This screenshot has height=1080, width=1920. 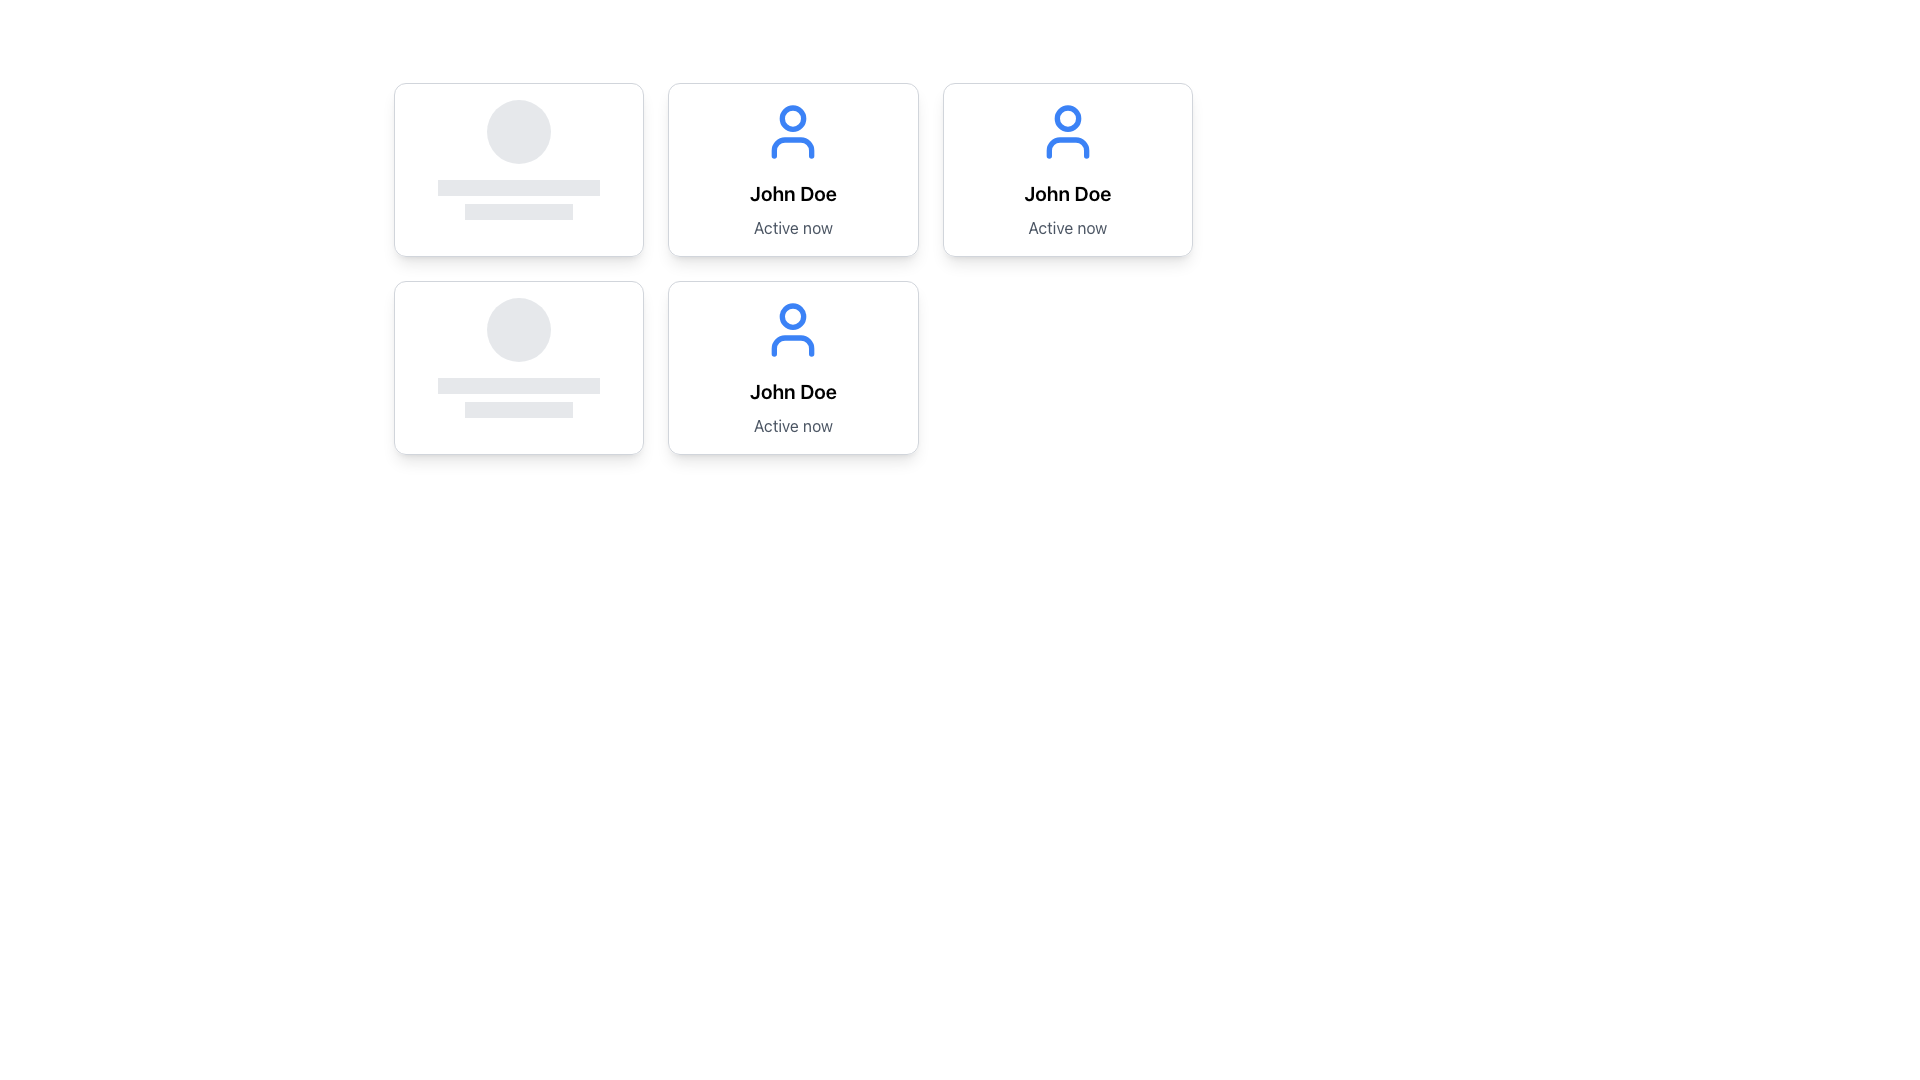 I want to click on the Placeholder skeleton element that represents a loading state of a user card, located in the second row and first column of a grid layout, so click(x=519, y=367).